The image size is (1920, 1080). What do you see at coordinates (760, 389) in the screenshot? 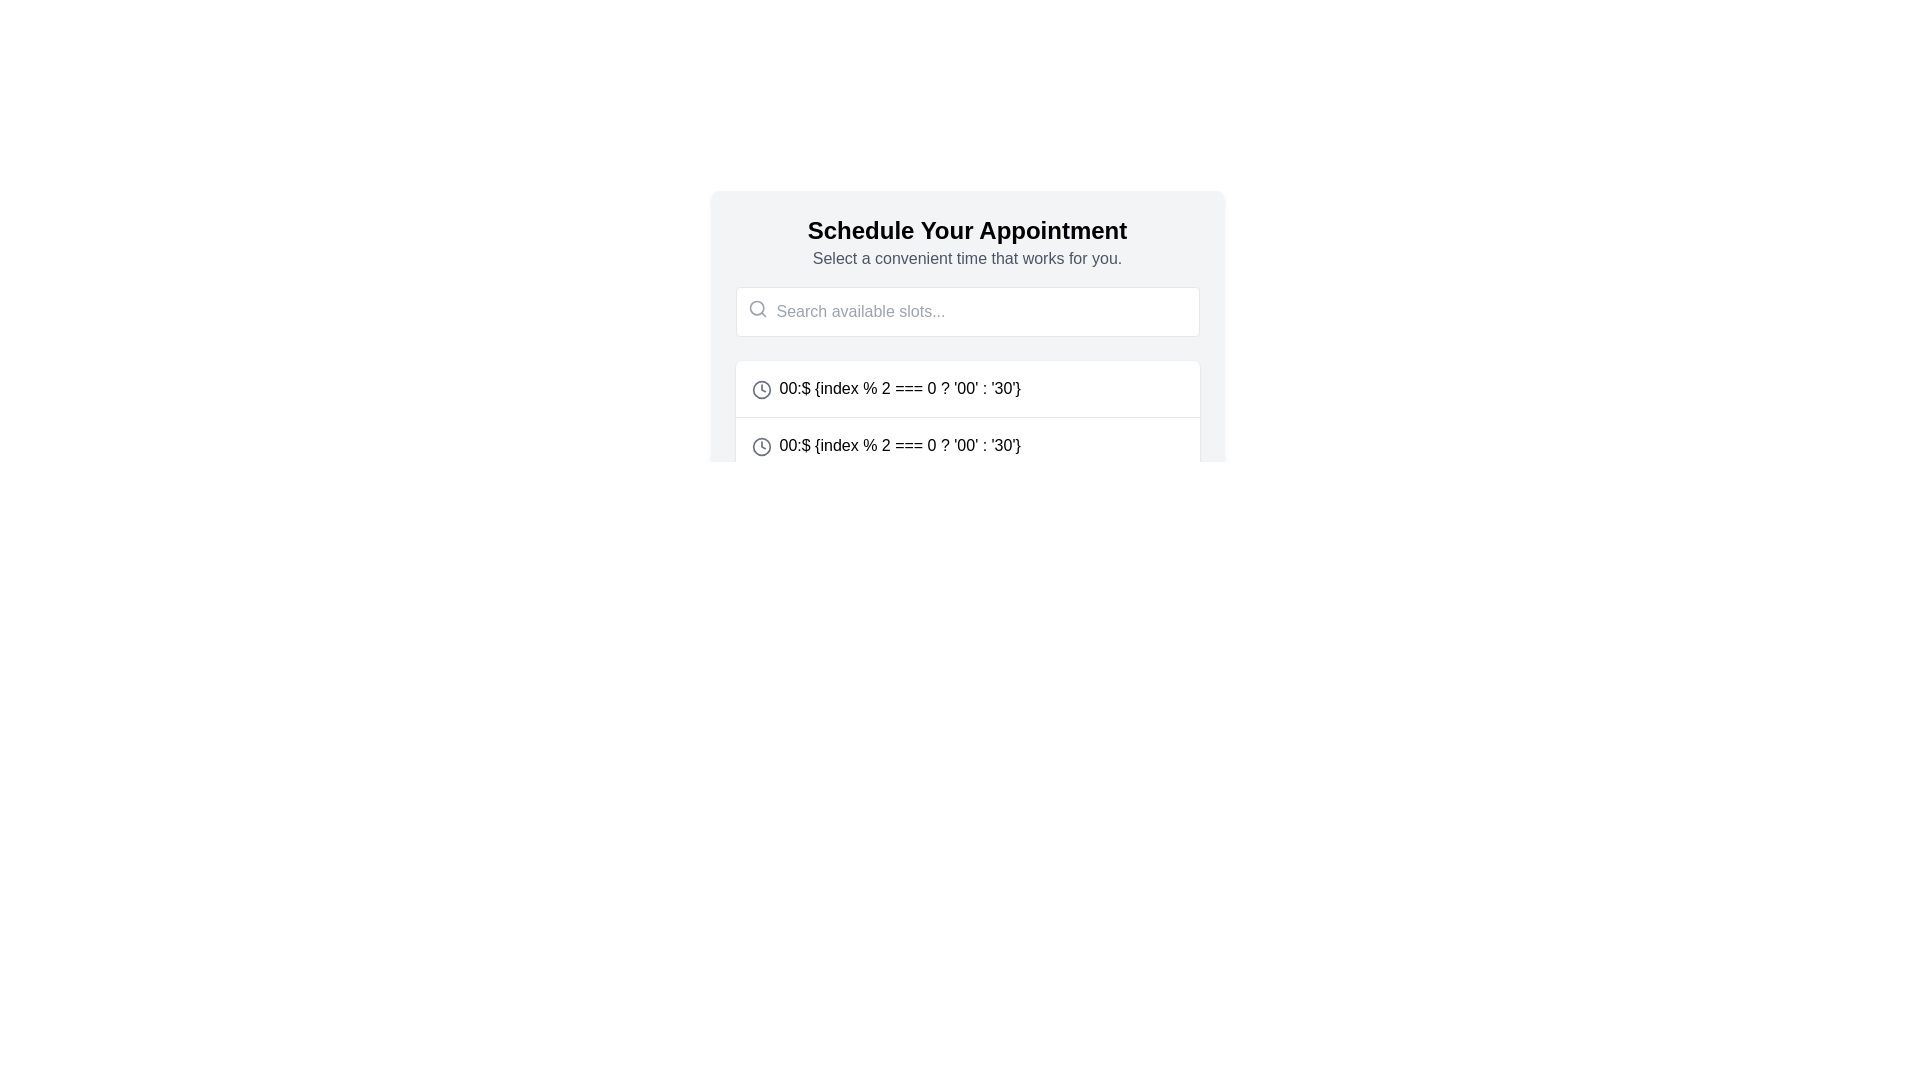
I see `the icon located in the first item of a vertical list, positioned to the left of the text content, serving as a visual indicator for a time-related context` at bounding box center [760, 389].